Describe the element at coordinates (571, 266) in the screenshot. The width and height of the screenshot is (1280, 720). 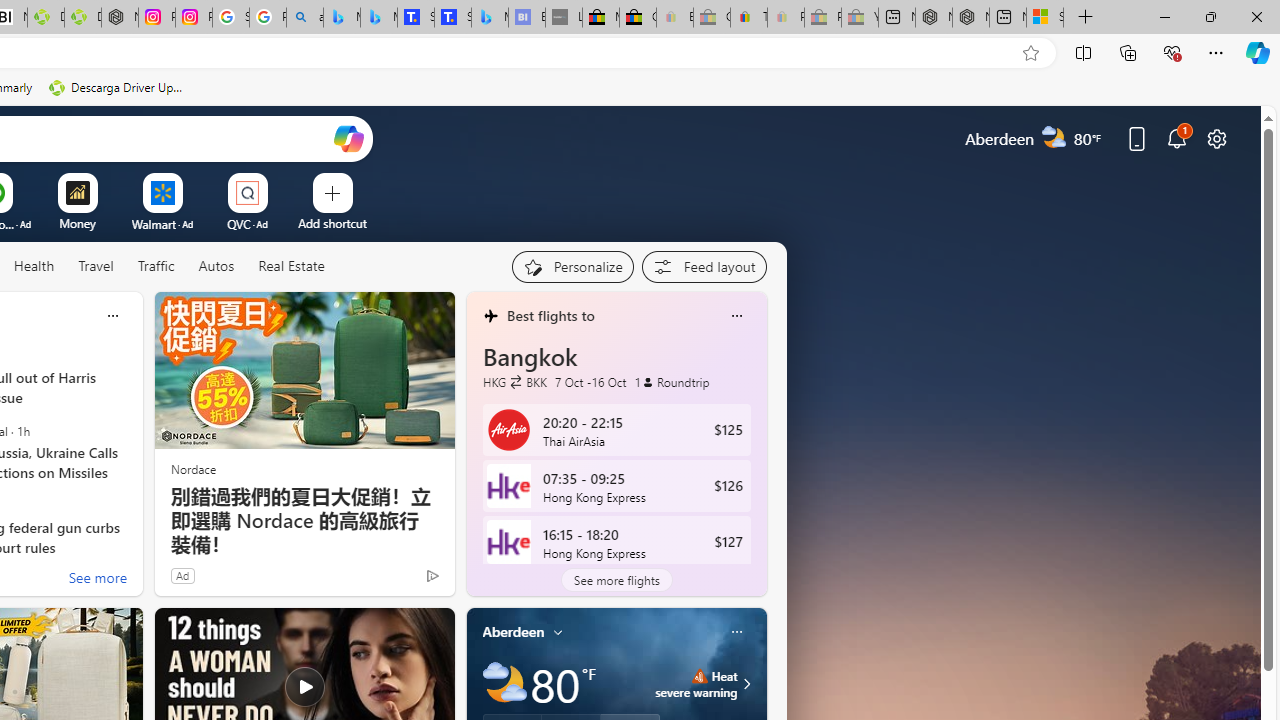
I see `'Personalize your feed"'` at that location.